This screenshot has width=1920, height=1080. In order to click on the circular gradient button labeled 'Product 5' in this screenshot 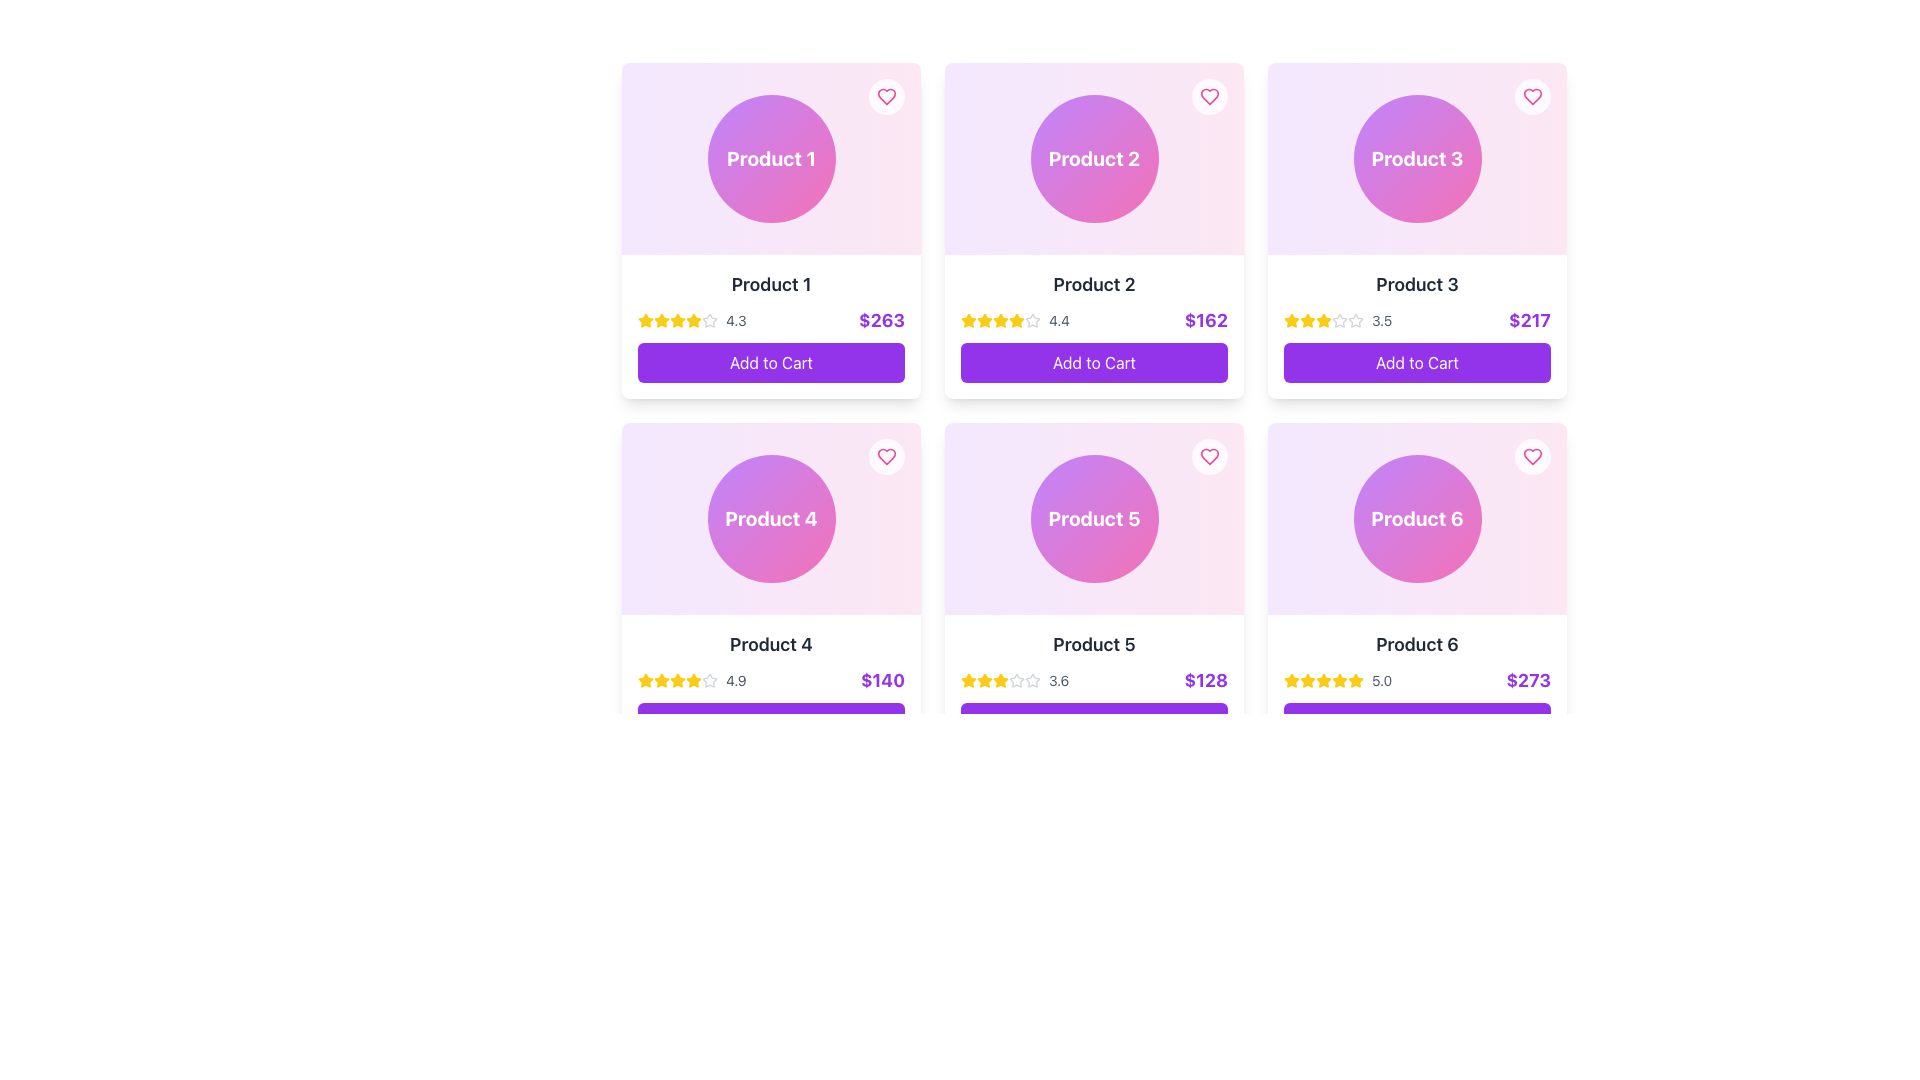, I will do `click(1093, 518)`.